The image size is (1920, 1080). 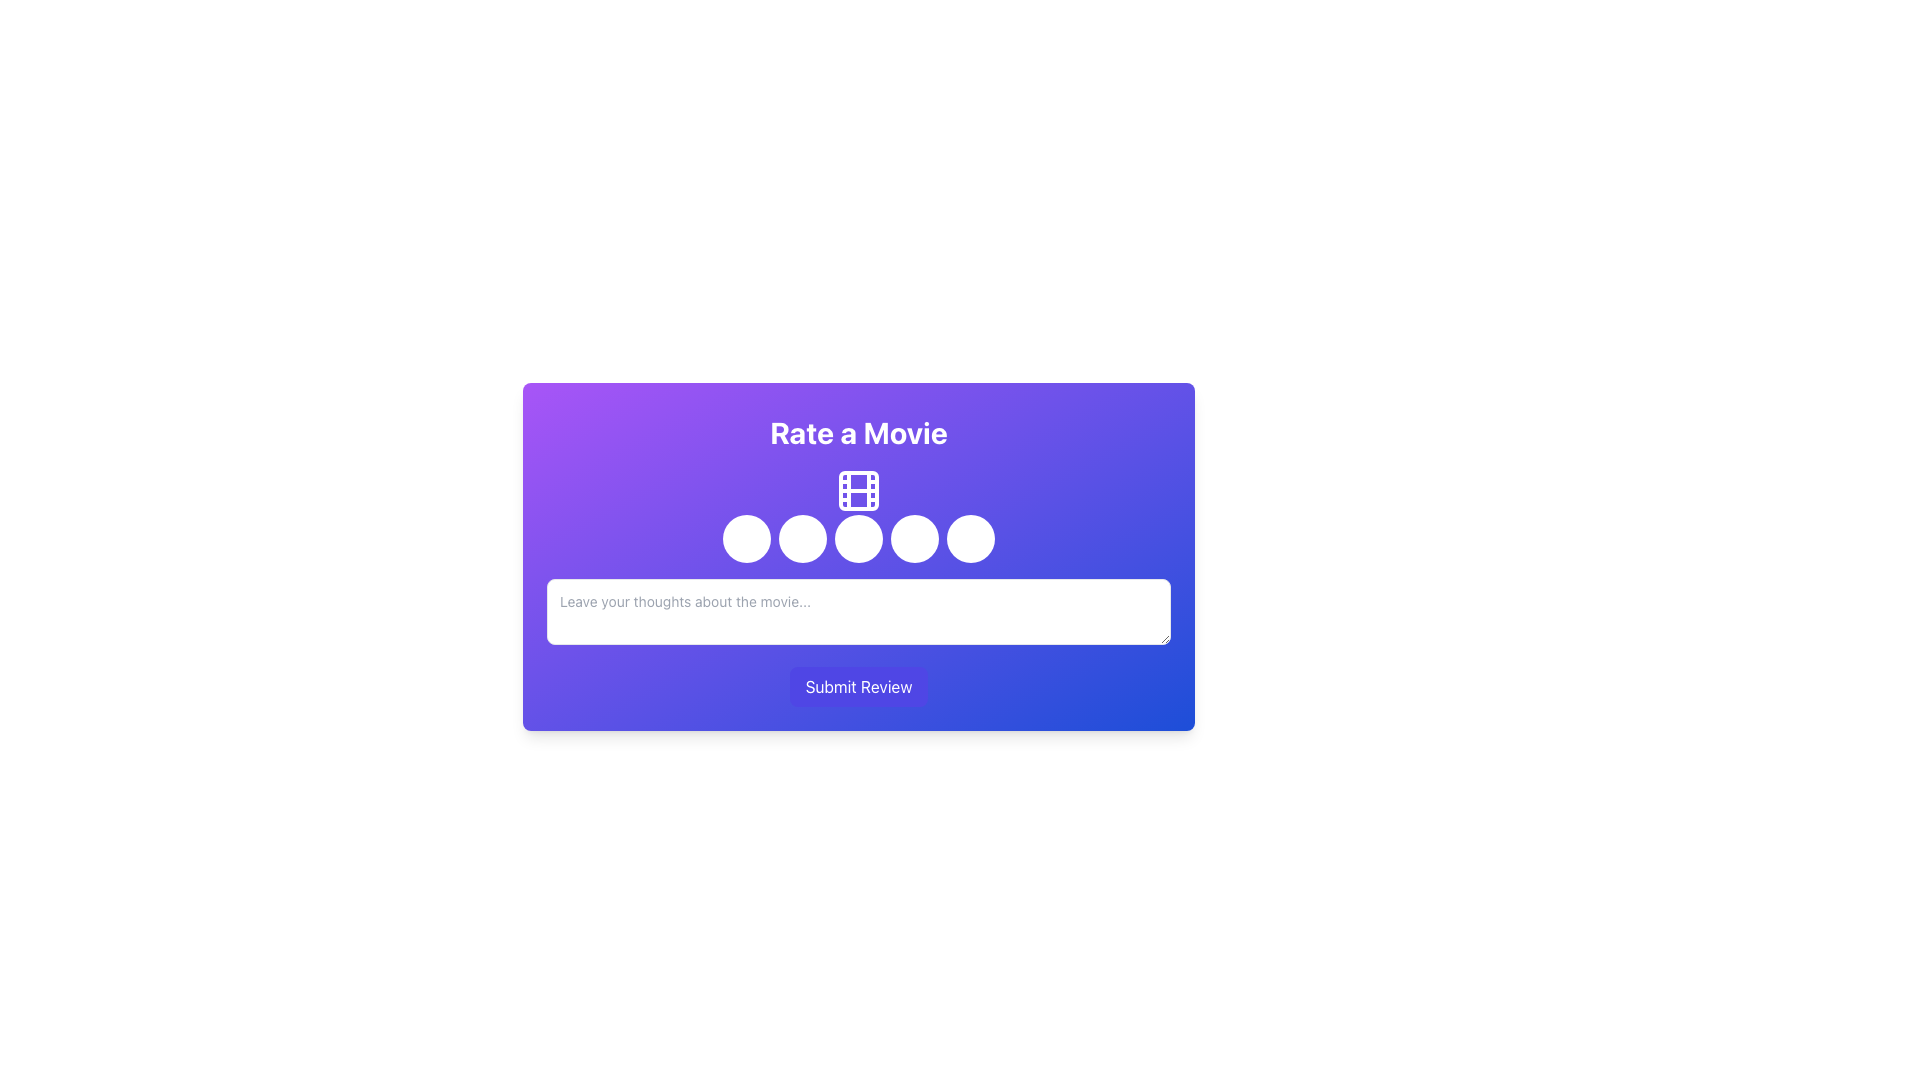 What do you see at coordinates (802, 538) in the screenshot?
I see `the second circular button in the rating mechanism row located beneath the 'Rate a Movie' title` at bounding box center [802, 538].